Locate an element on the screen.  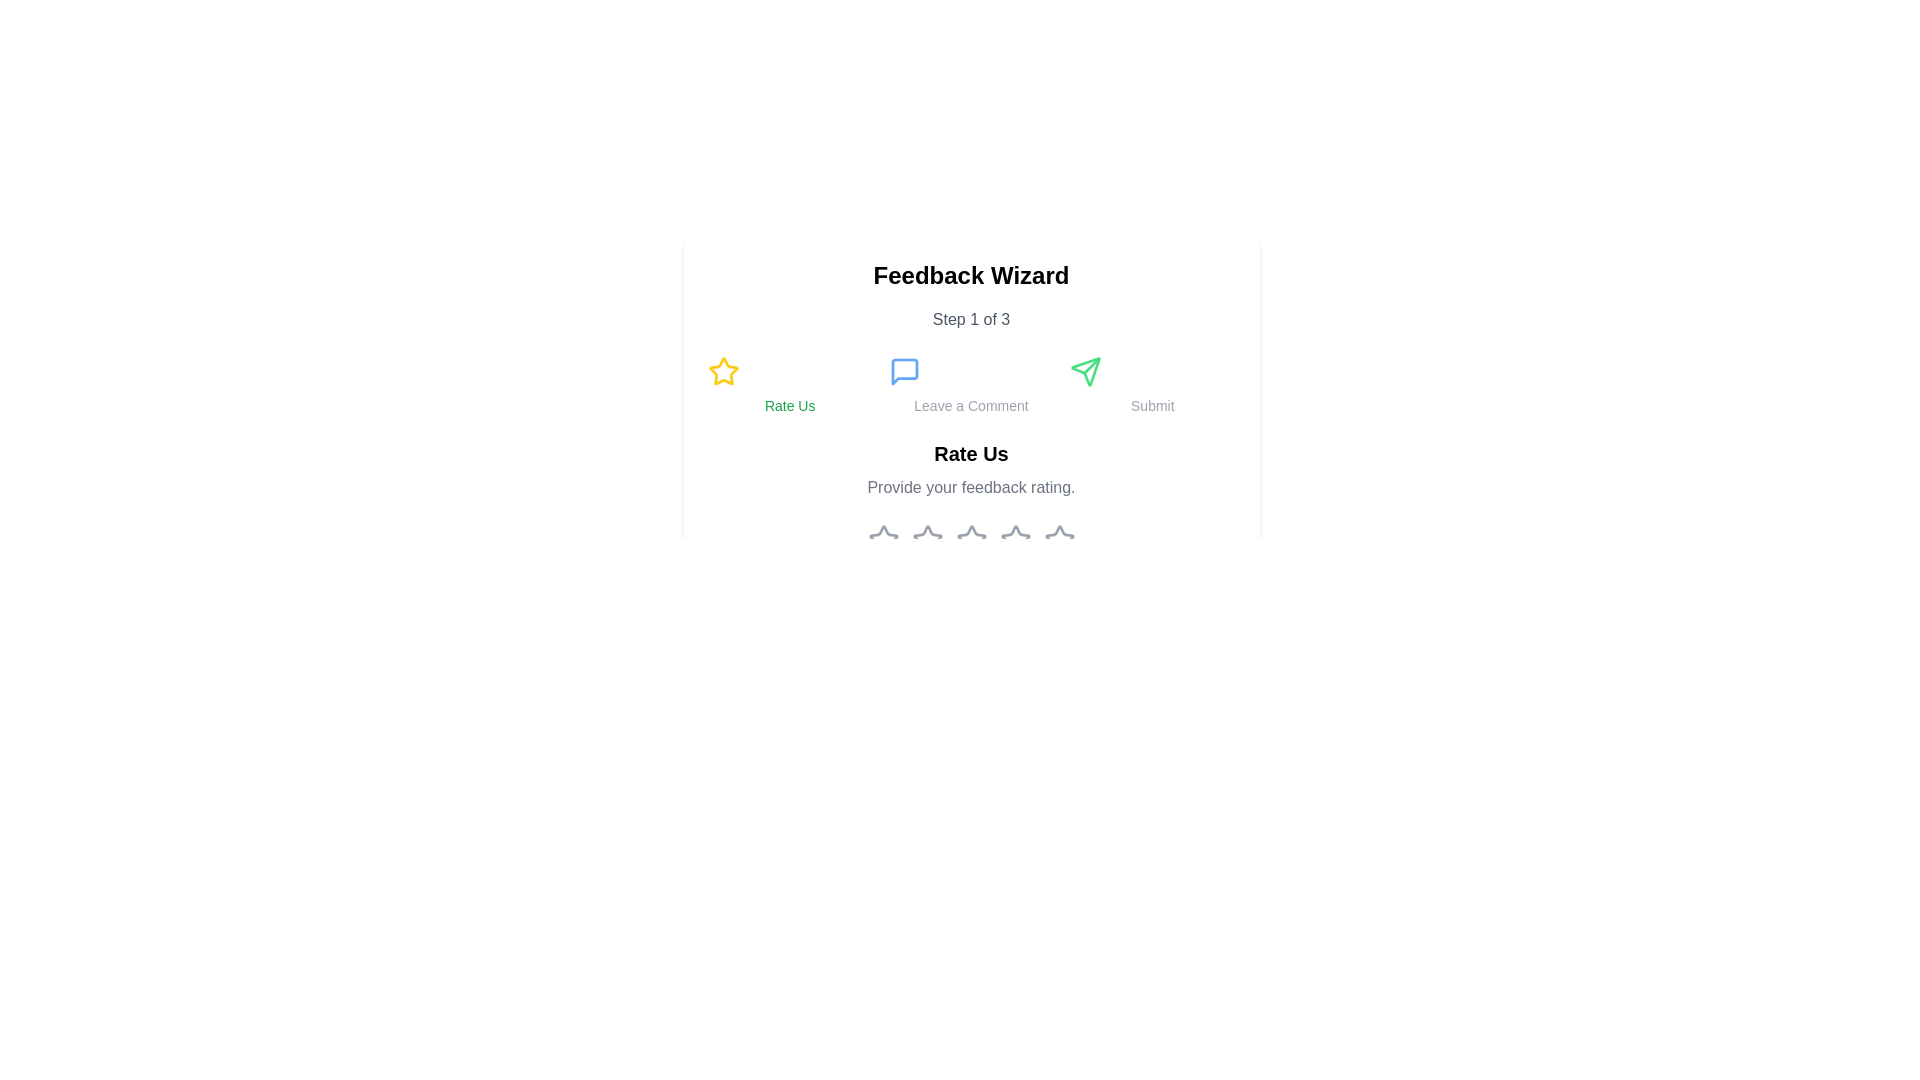
the 5th star icon in the rating input mechanism is located at coordinates (1058, 540).